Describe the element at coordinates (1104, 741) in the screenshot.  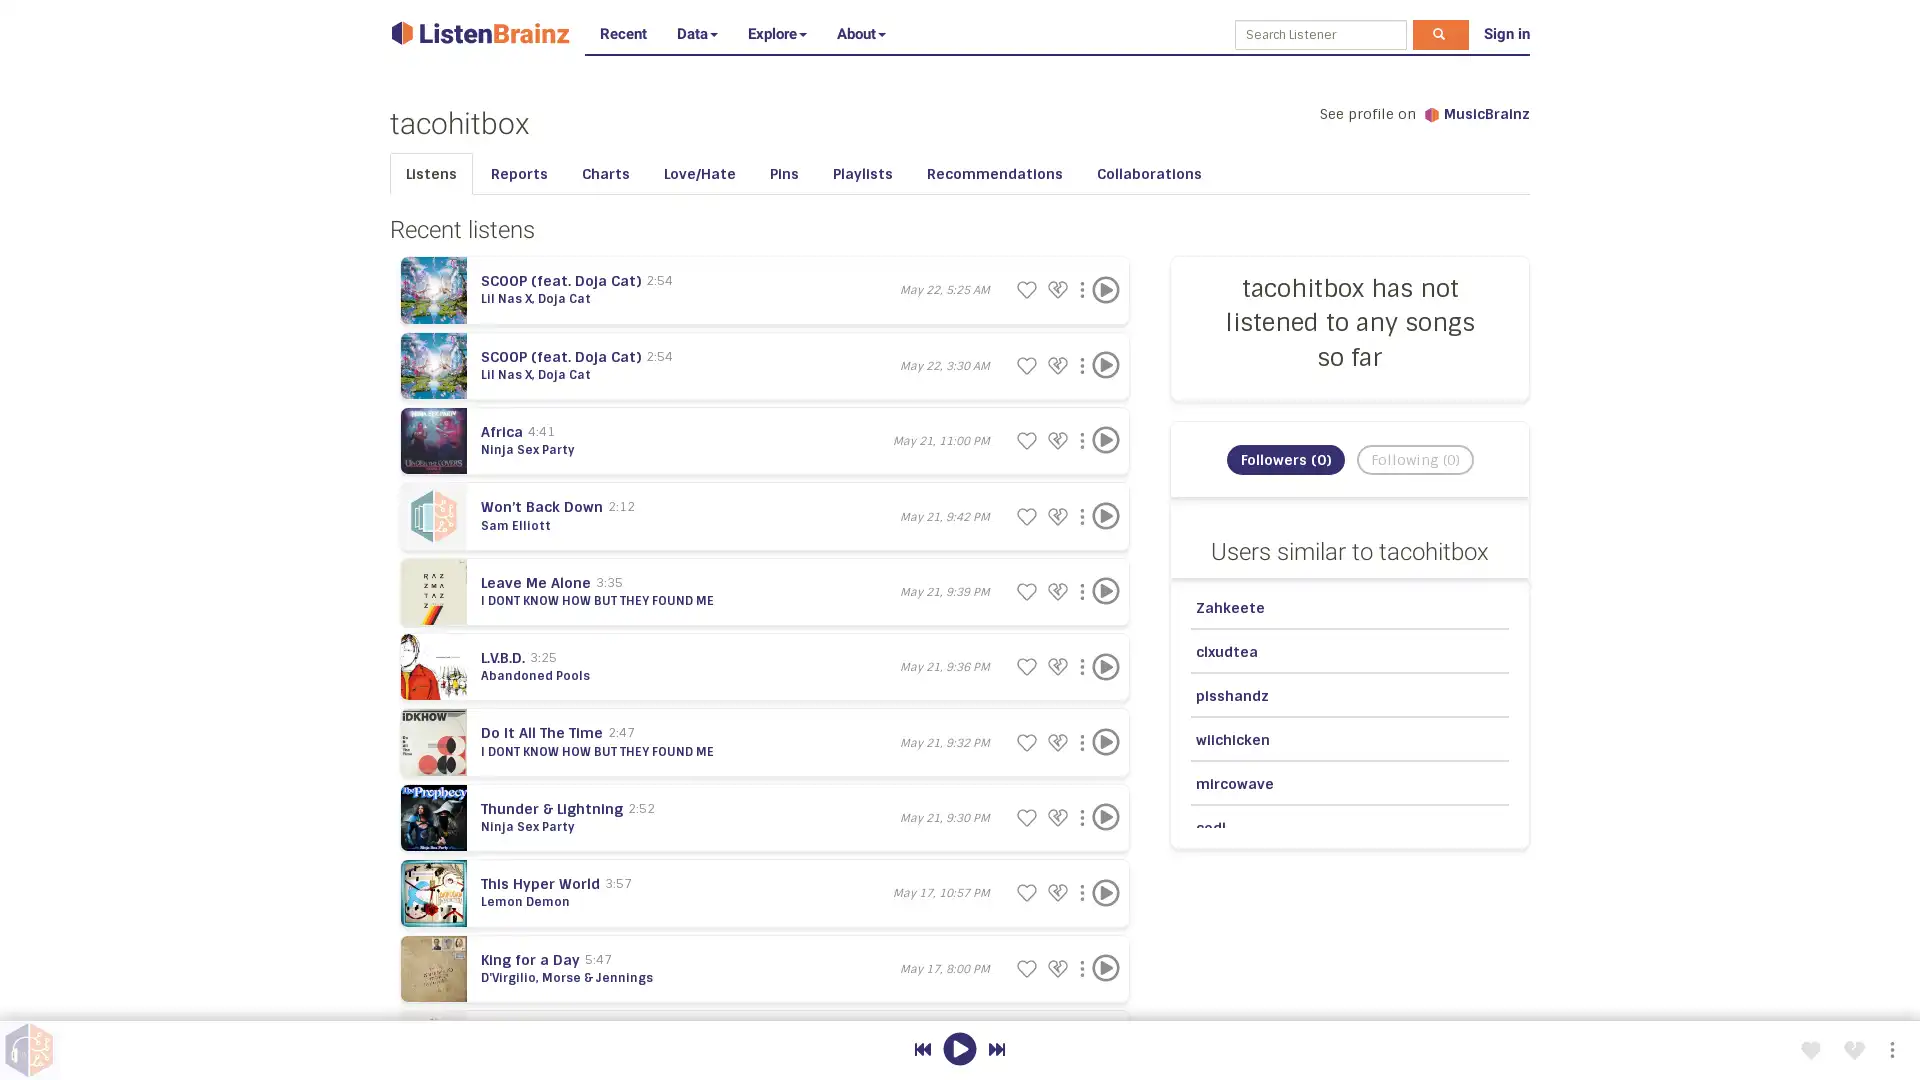
I see `Play` at that location.